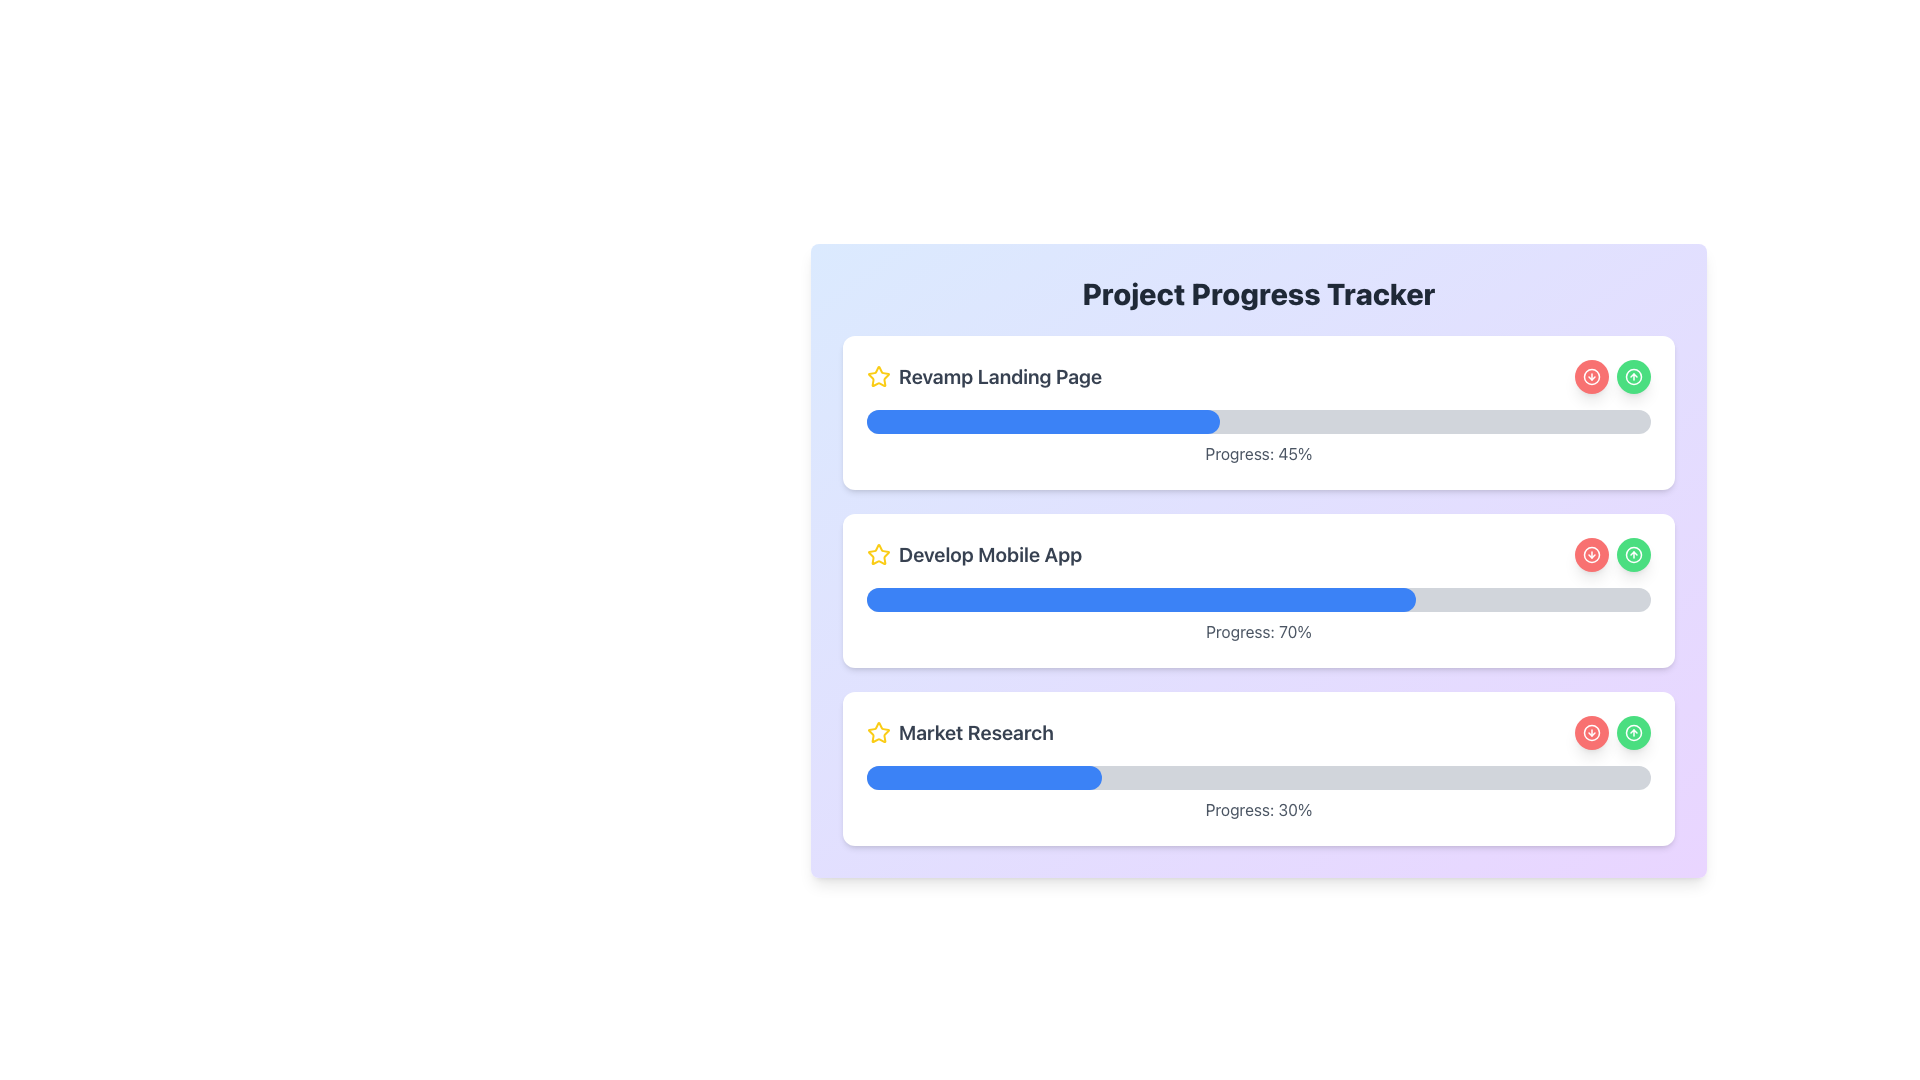  Describe the element at coordinates (1042, 420) in the screenshot. I see `the blue progress bar segment within the grey progress bar in the first card labeled 'Revamp Landing Page'` at that location.